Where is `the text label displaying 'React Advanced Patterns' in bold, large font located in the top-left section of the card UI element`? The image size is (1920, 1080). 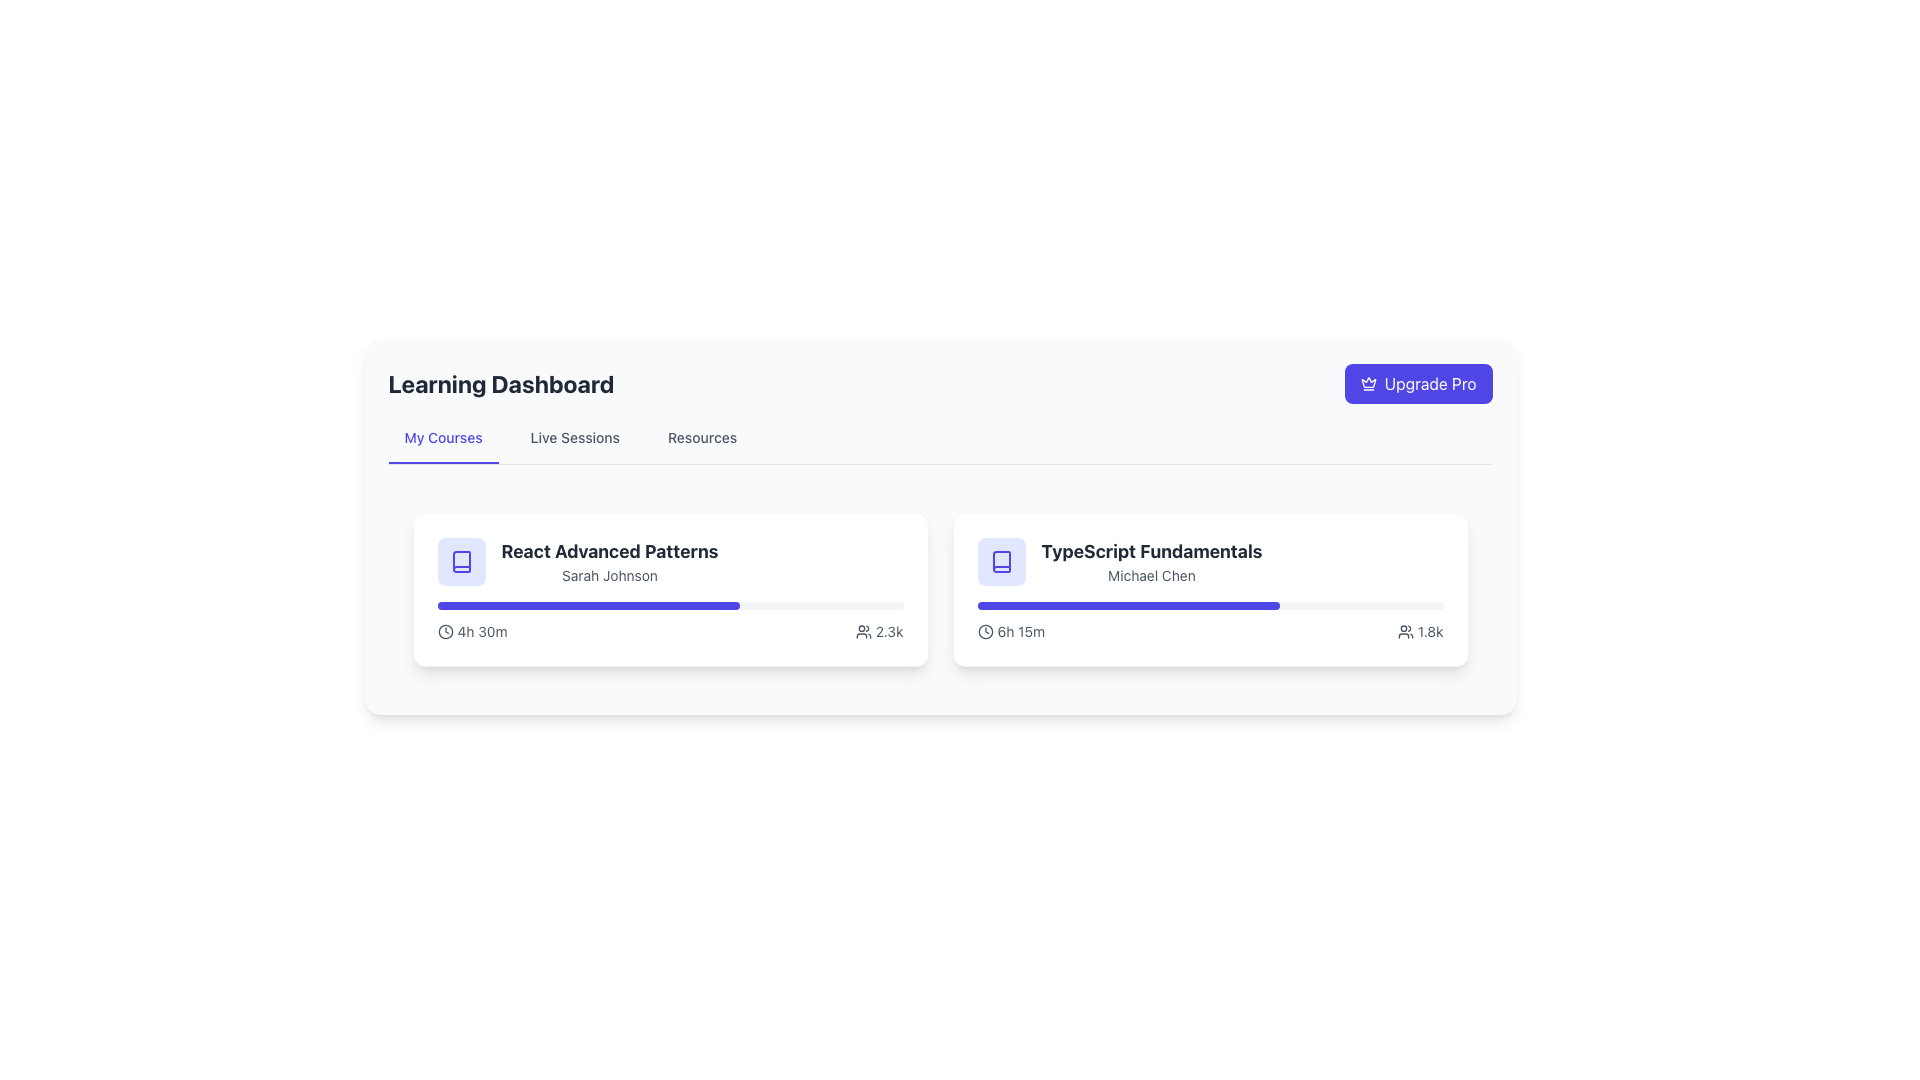
the text label displaying 'React Advanced Patterns' in bold, large font located in the top-left section of the card UI element is located at coordinates (608, 551).